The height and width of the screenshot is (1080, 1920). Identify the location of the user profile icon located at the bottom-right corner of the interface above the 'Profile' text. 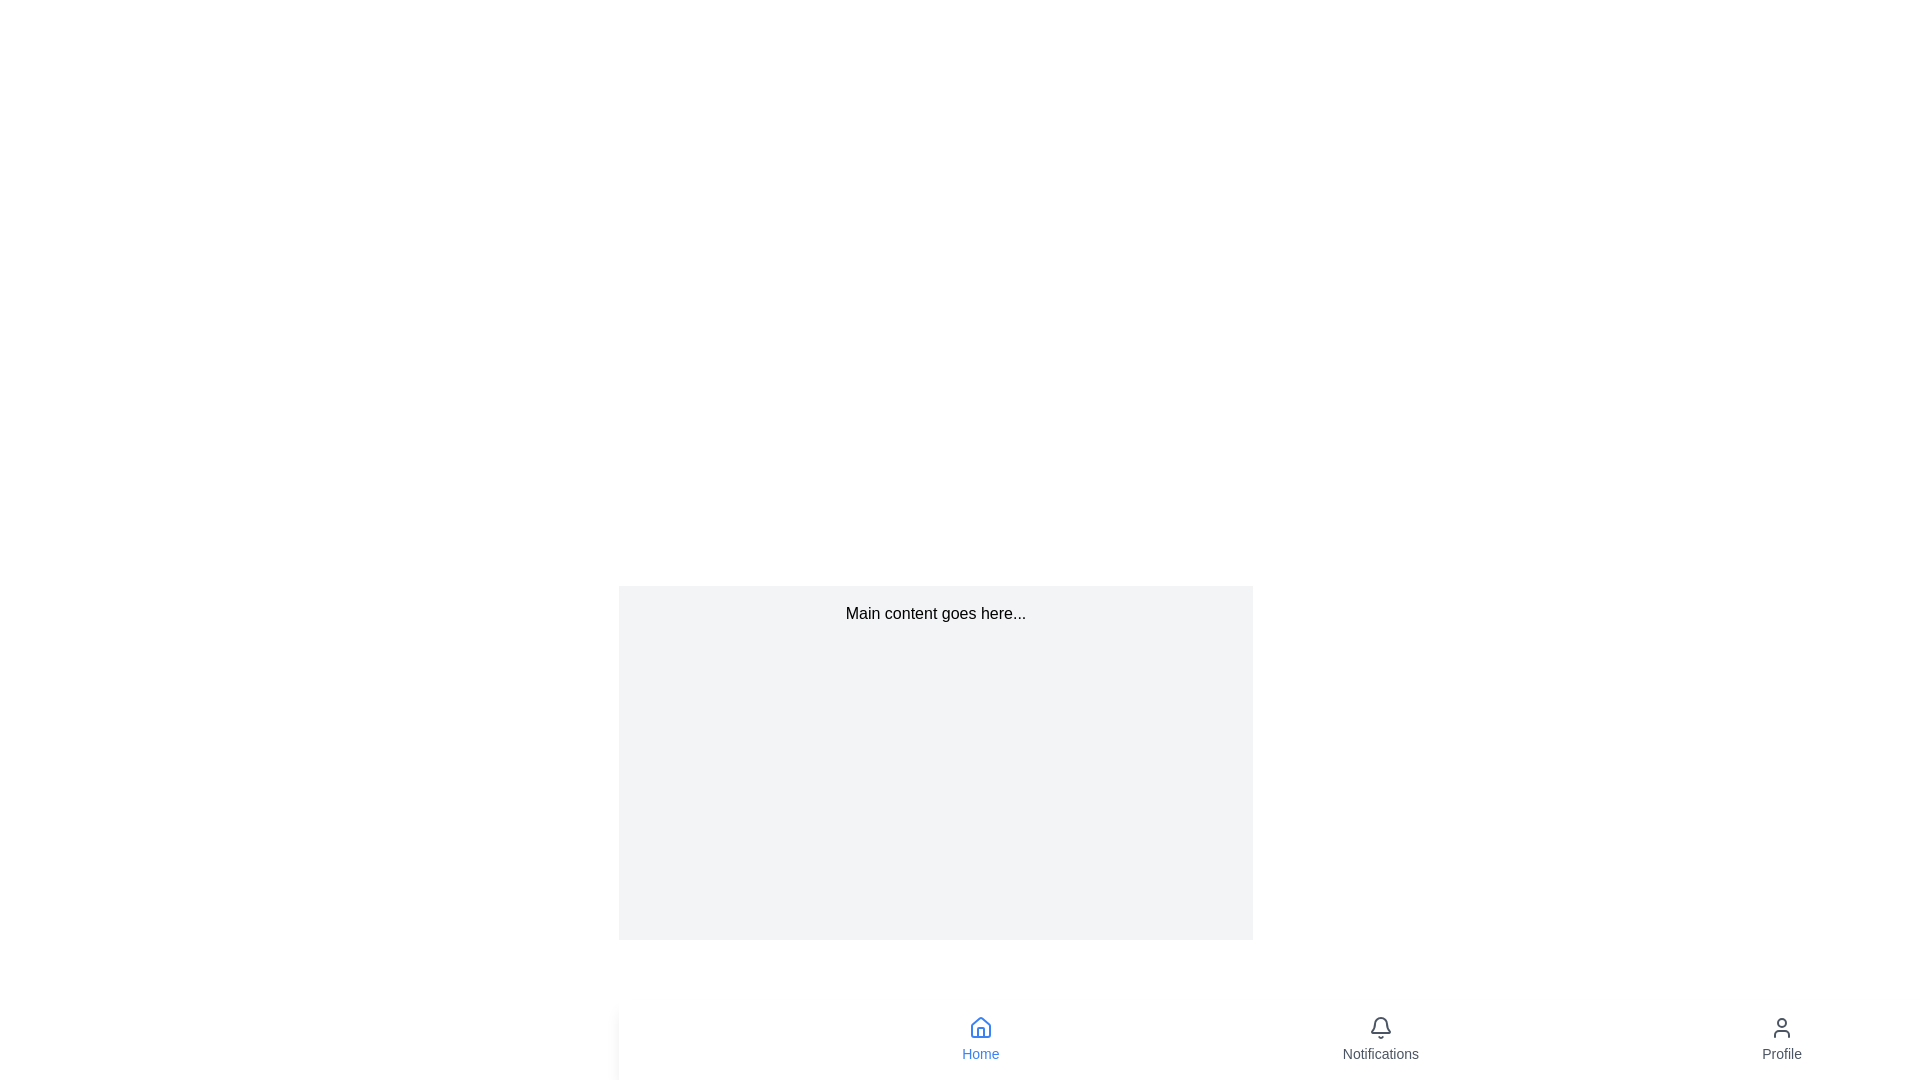
(1782, 1028).